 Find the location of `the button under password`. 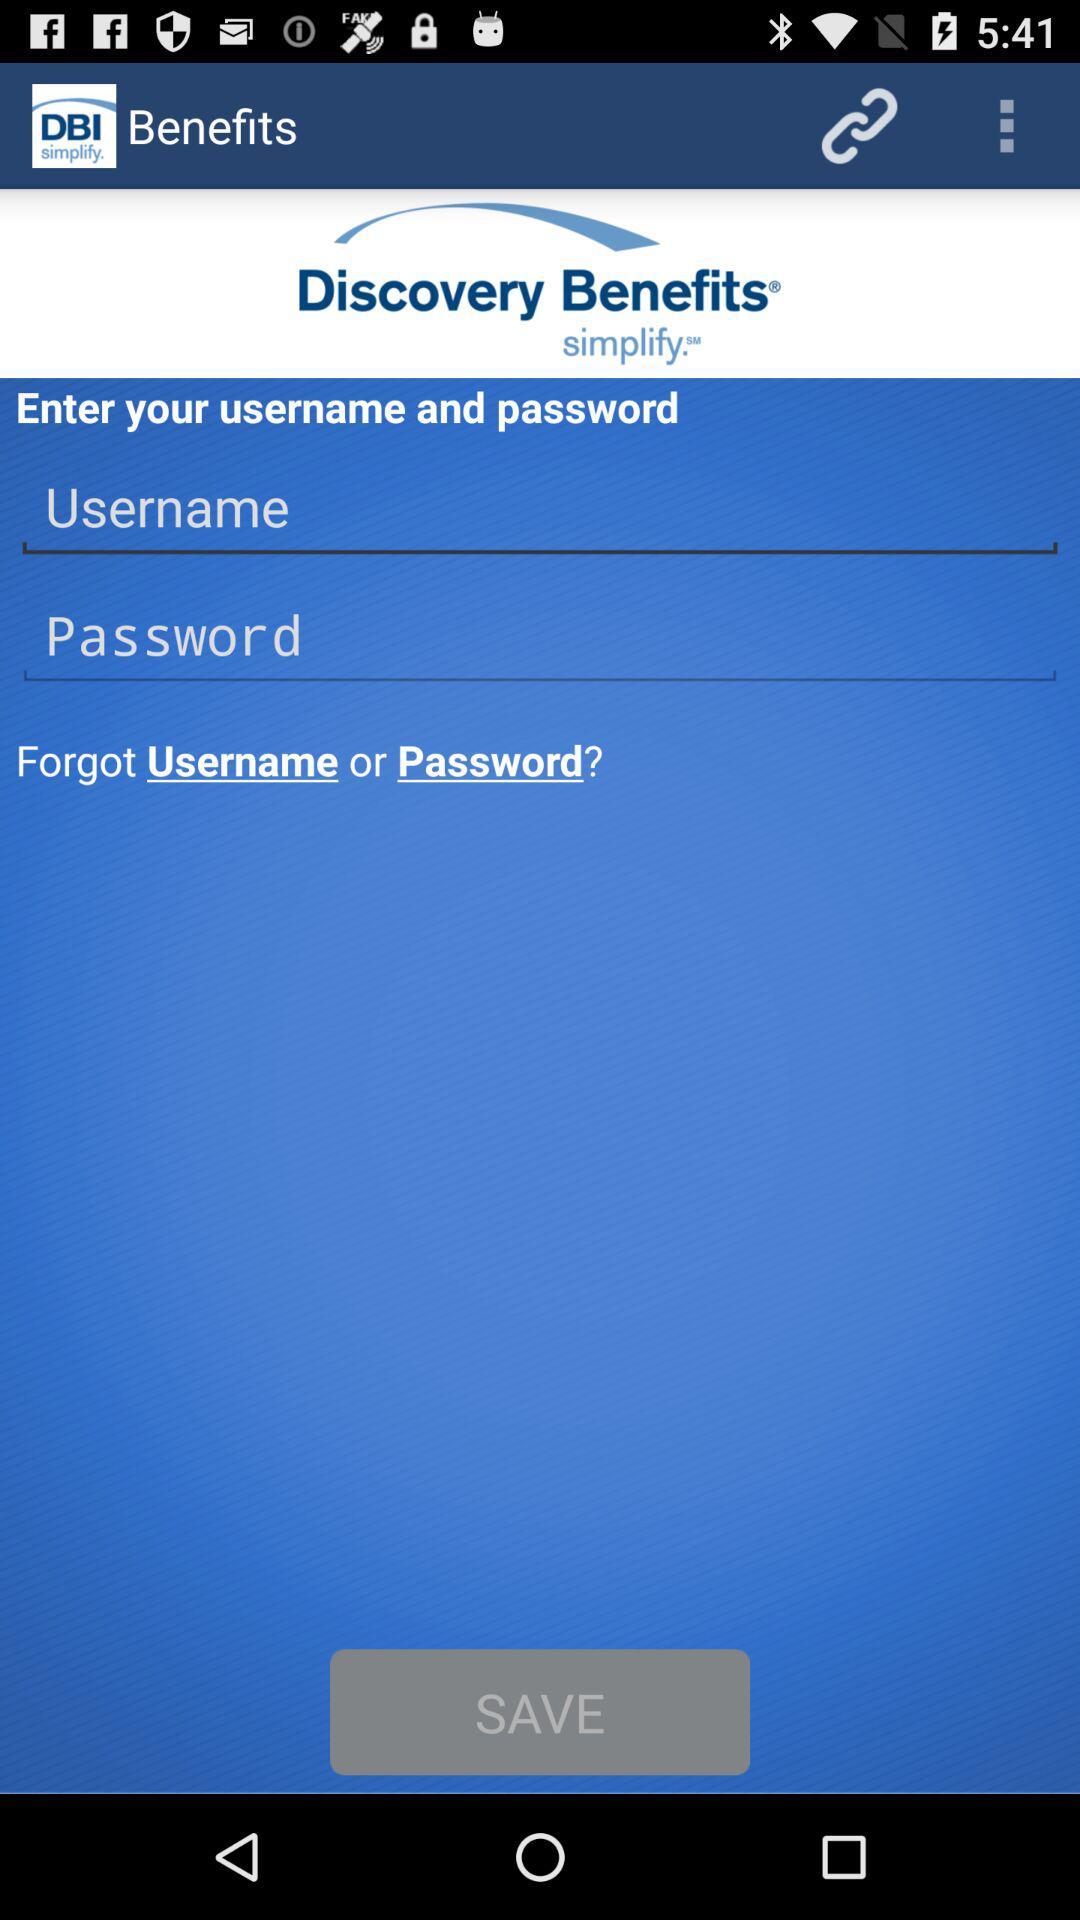

the button under password is located at coordinates (541, 758).